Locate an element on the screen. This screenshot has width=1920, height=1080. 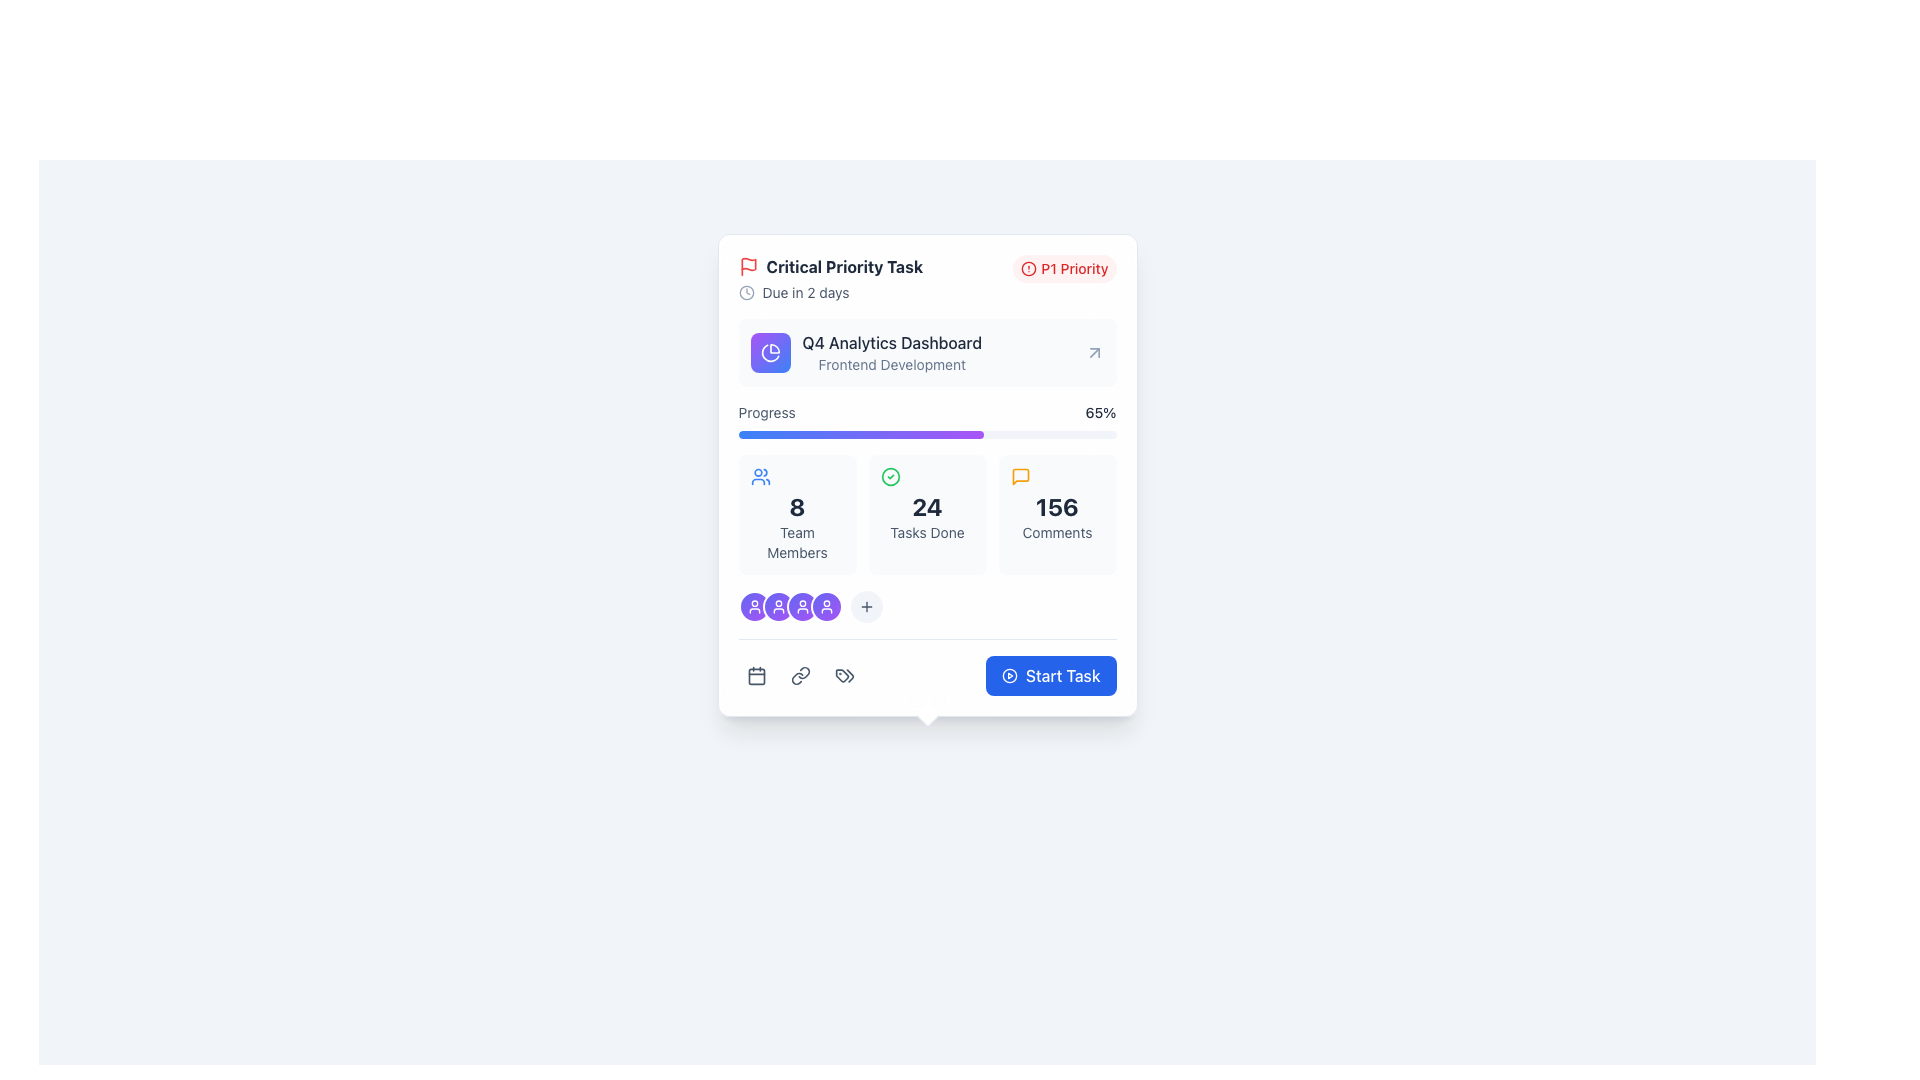
the circular green outlined icon with a checkmark in the center, which indicates success or completion, positioned to the left of the number '24' and above 'Tasks Done' in the dashboard card interface is located at coordinates (889, 477).